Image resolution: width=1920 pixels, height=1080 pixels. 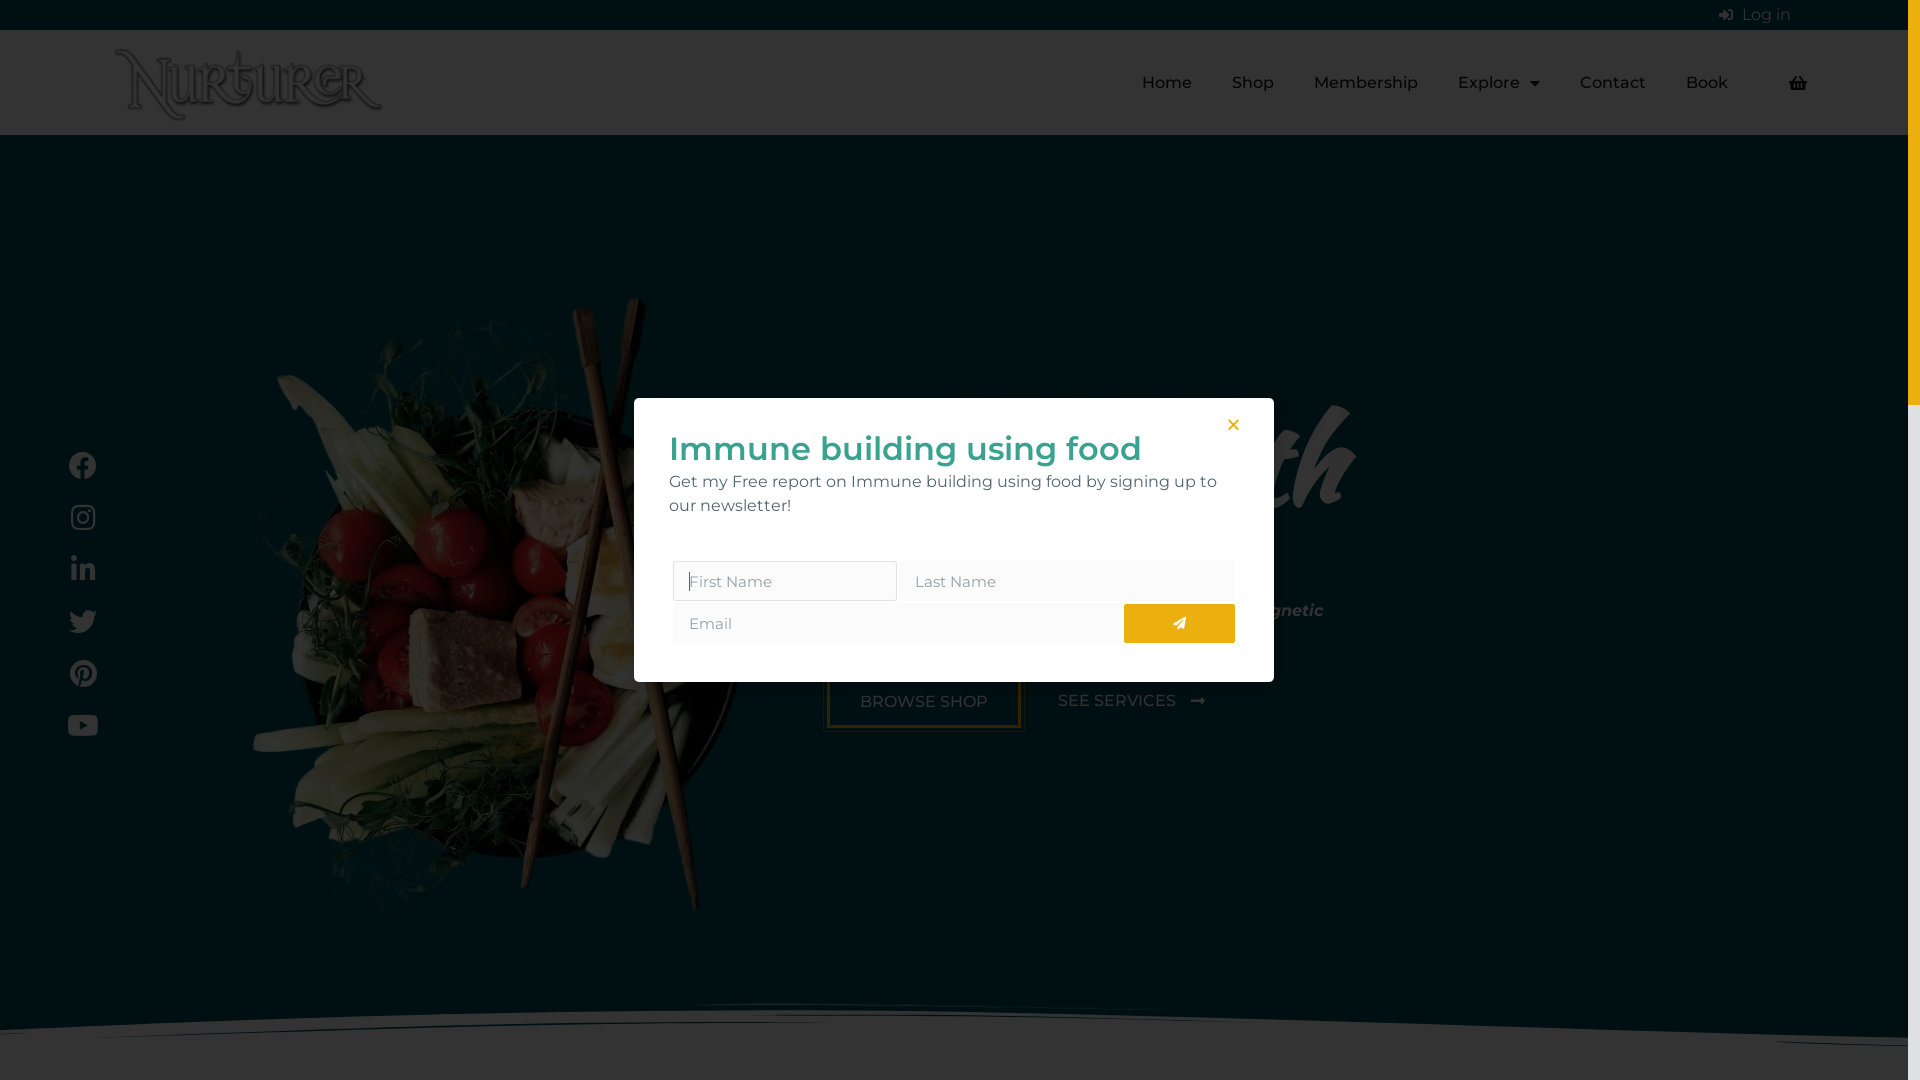 I want to click on 'Book', so click(x=1665, y=82).